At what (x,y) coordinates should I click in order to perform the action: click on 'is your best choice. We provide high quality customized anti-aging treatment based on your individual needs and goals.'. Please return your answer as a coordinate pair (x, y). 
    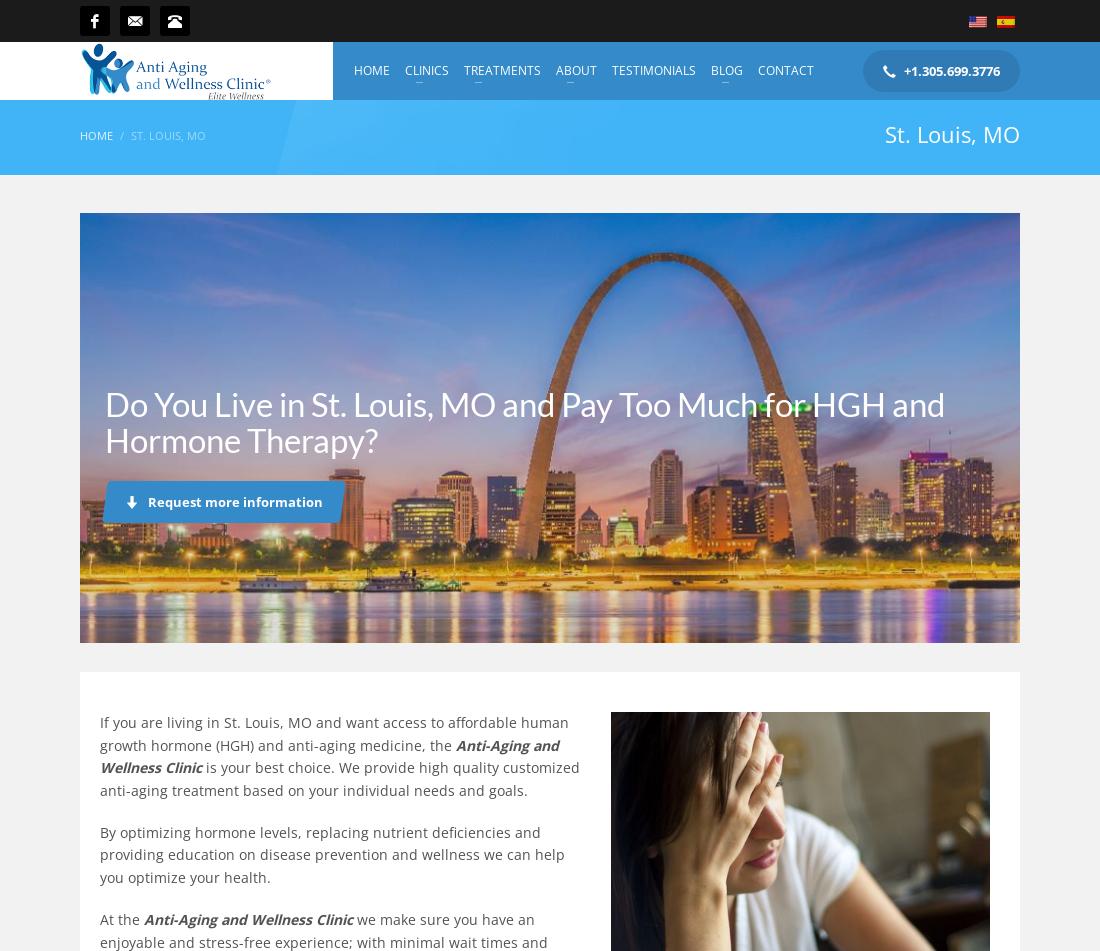
    Looking at the image, I should click on (339, 777).